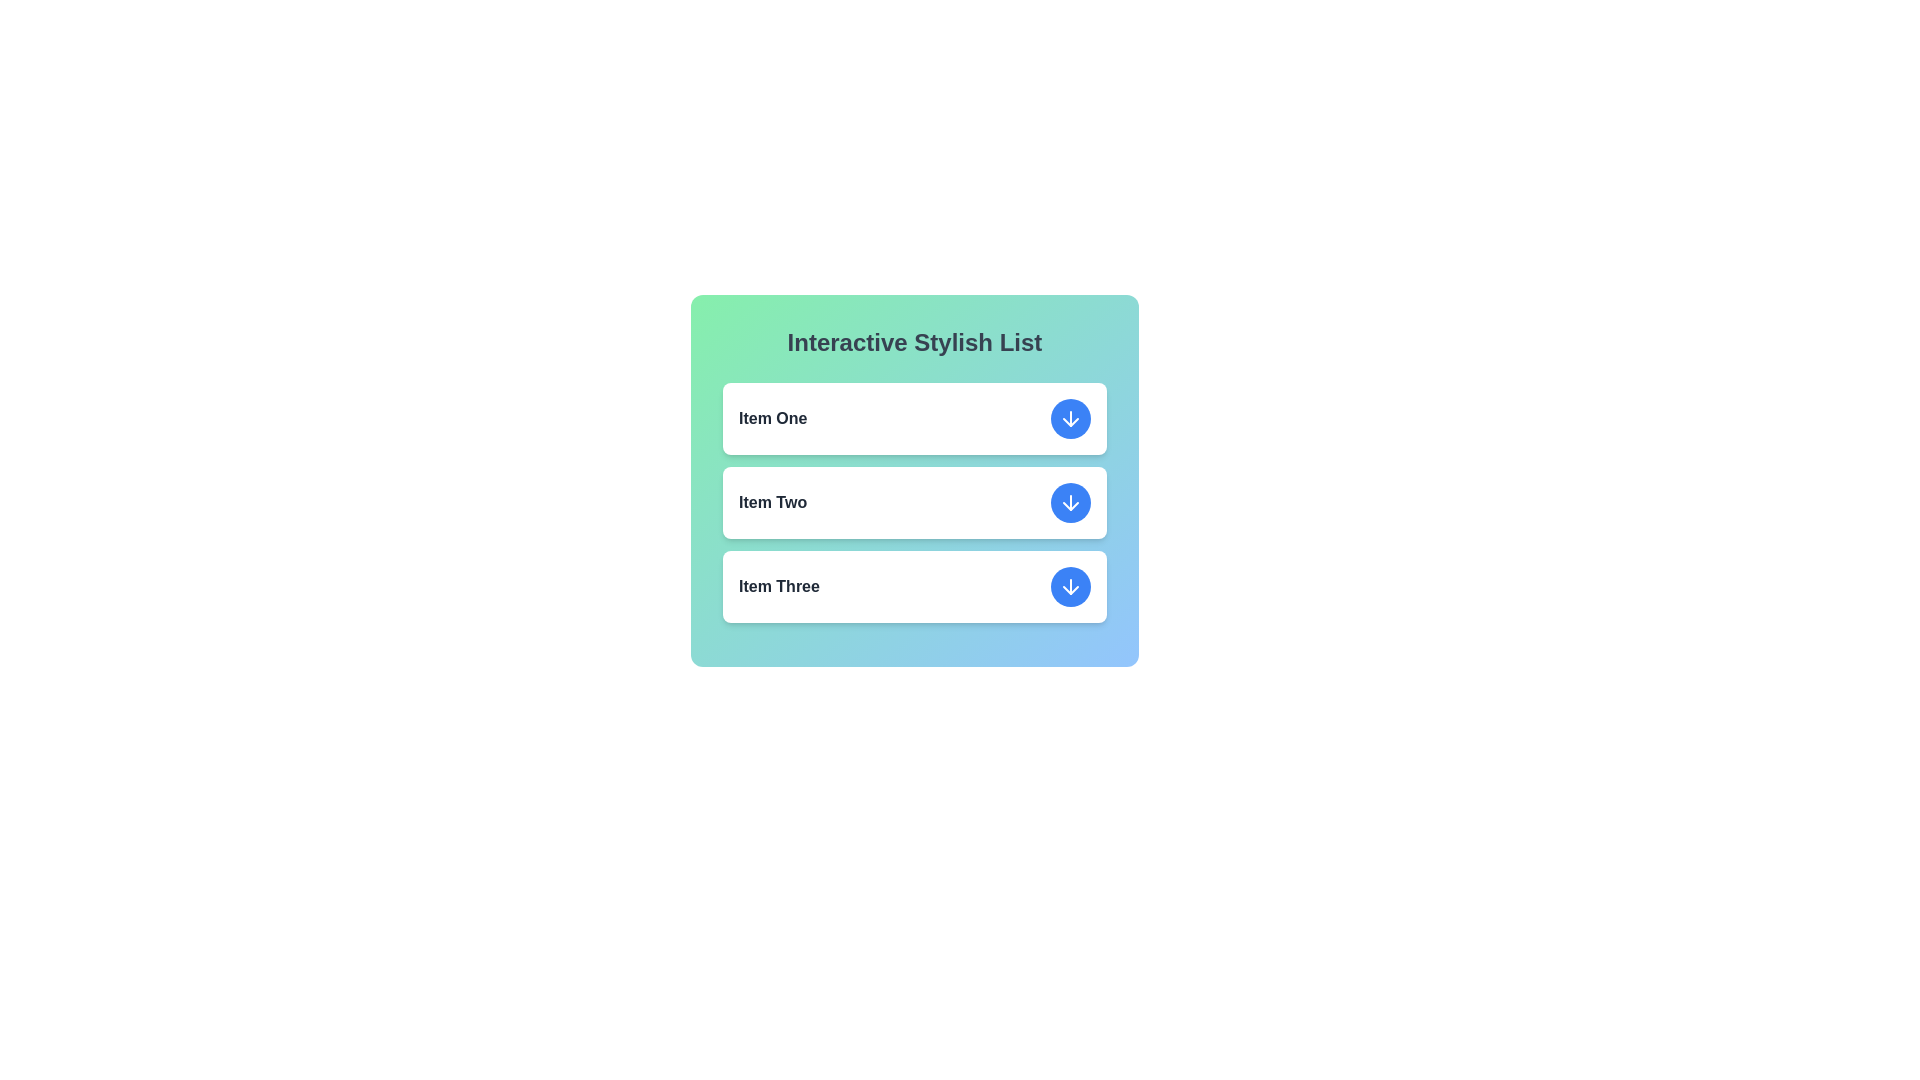 The width and height of the screenshot is (1920, 1080). What do you see at coordinates (1069, 585) in the screenshot?
I see `the arrow button beside Item Three to toggle its expansion` at bounding box center [1069, 585].